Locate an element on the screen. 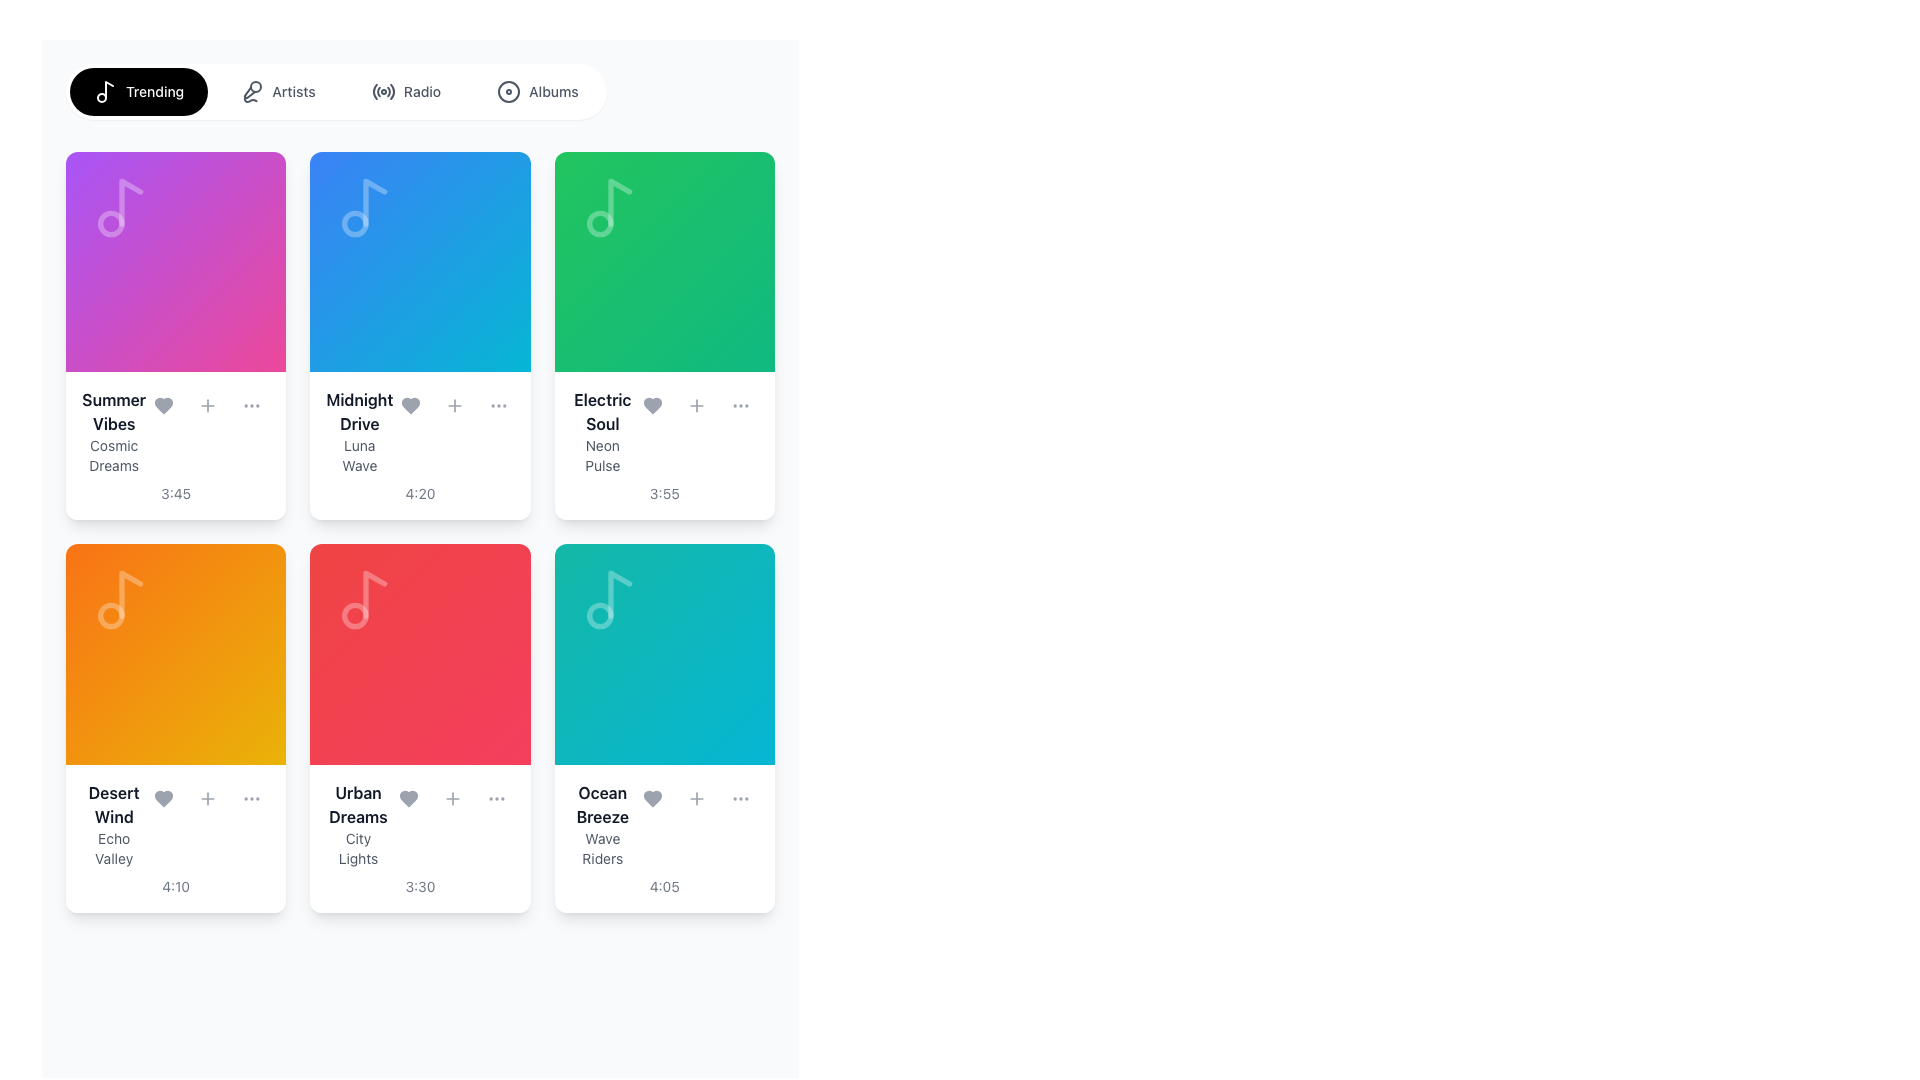 The height and width of the screenshot is (1080, 1920). the Menu Bar at the specified coordinates is located at coordinates (336, 92).